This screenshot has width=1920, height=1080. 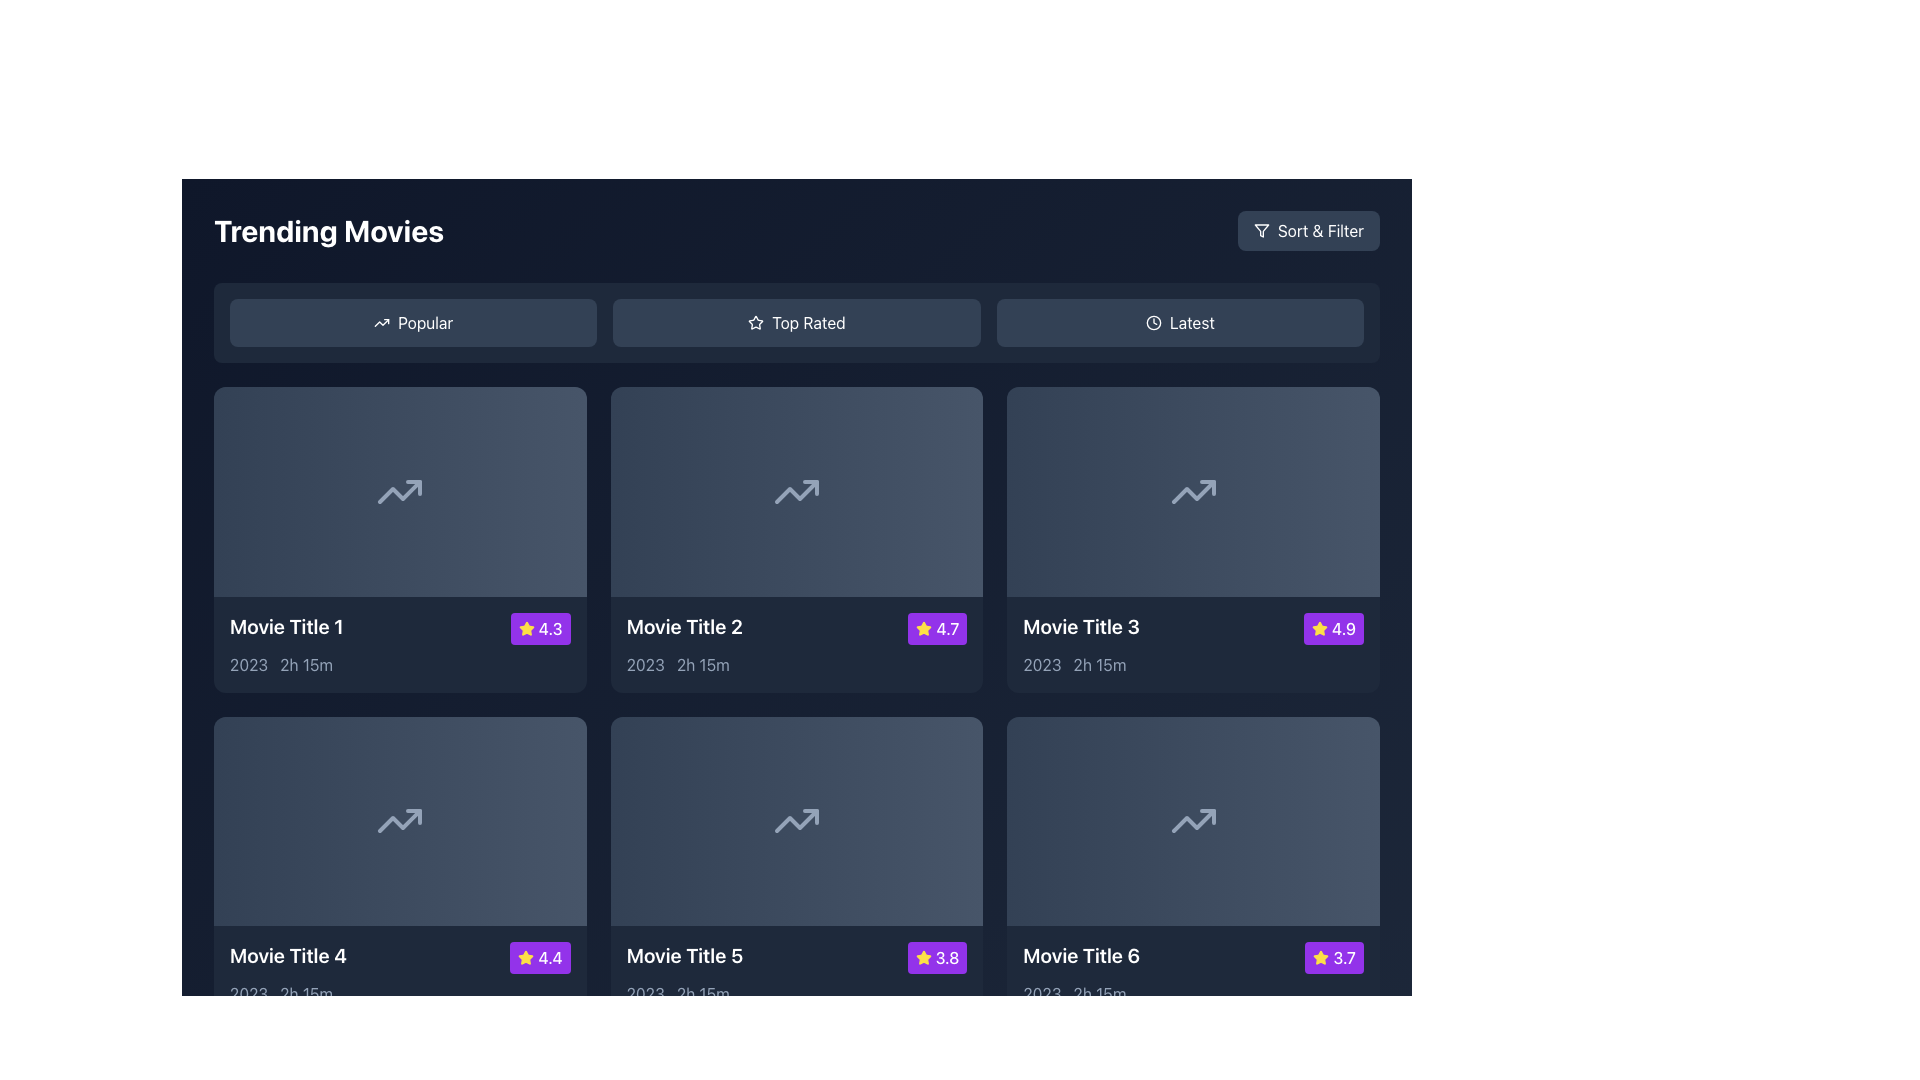 What do you see at coordinates (1260, 230) in the screenshot?
I see `the 'Sort & Filter' button located in the top-right corner of the interface, which contains an SVG-based filtering icon represented by a funnel-like appearance` at bounding box center [1260, 230].